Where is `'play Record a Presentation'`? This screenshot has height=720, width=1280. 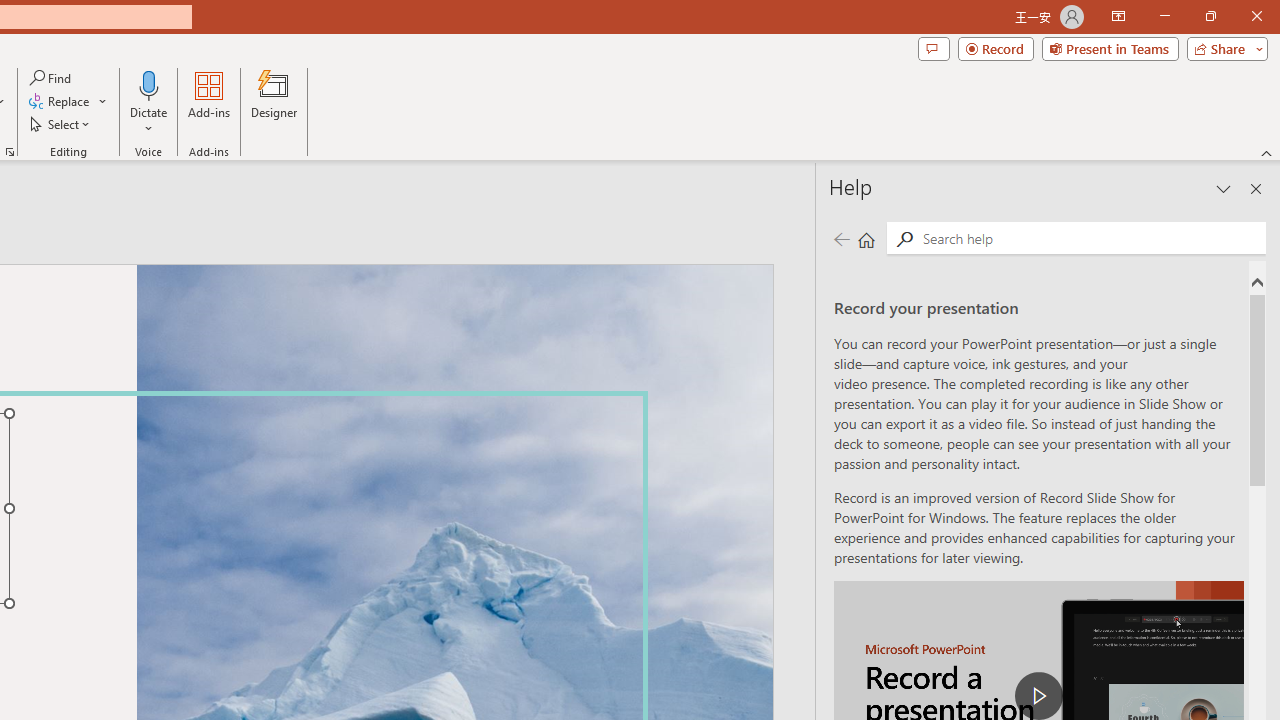 'play Record a Presentation' is located at coordinates (1038, 694).